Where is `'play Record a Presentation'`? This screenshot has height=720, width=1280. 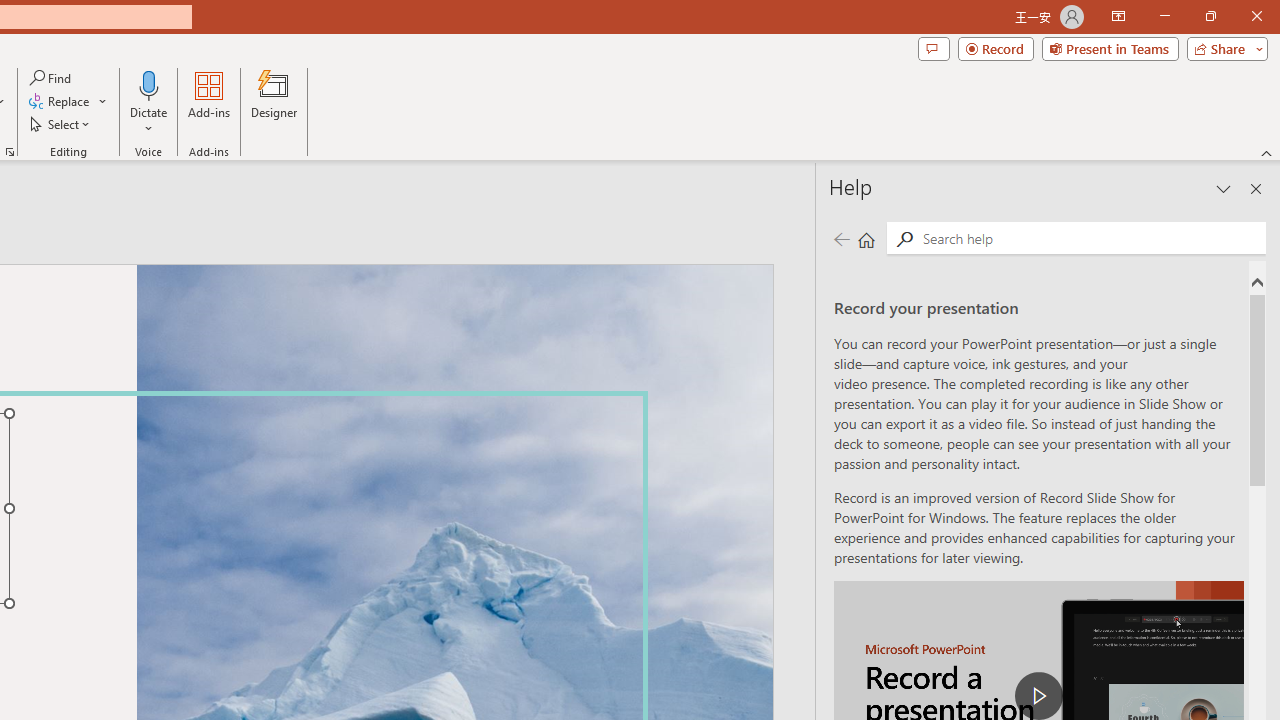 'play Record a Presentation' is located at coordinates (1038, 694).